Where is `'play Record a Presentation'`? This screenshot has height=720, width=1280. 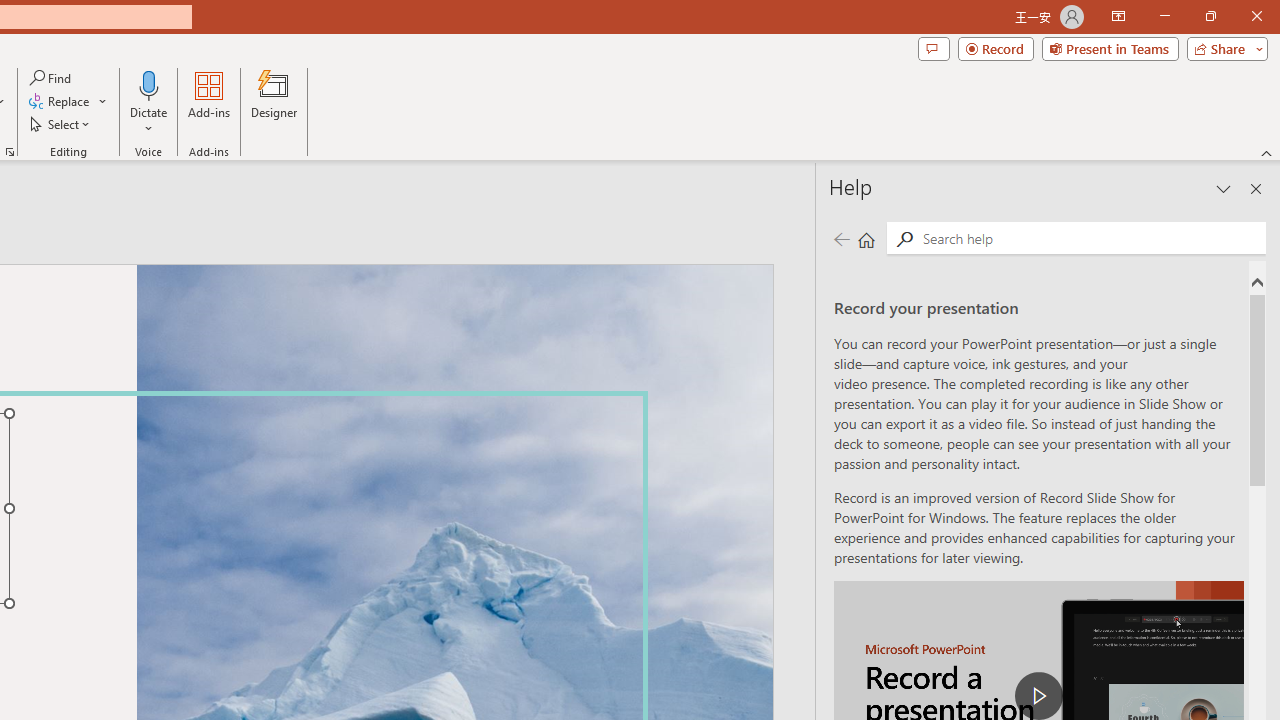 'play Record a Presentation' is located at coordinates (1038, 694).